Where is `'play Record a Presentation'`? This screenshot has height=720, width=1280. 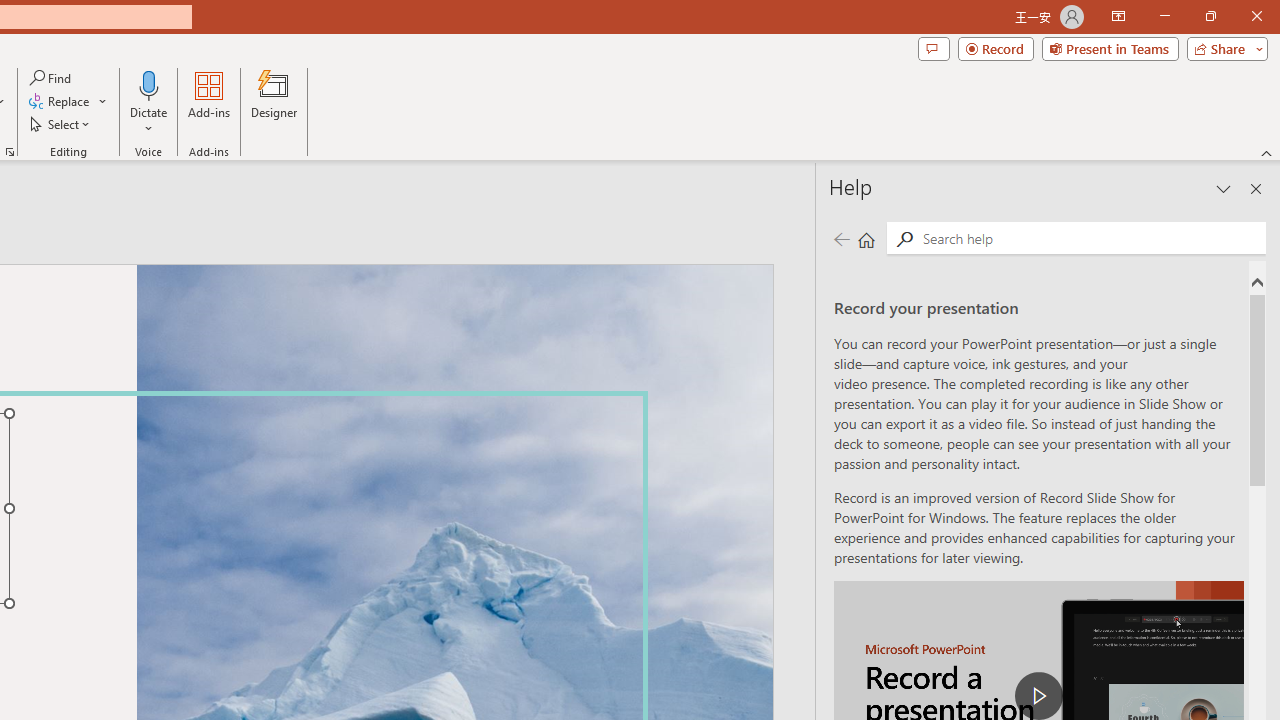 'play Record a Presentation' is located at coordinates (1038, 694).